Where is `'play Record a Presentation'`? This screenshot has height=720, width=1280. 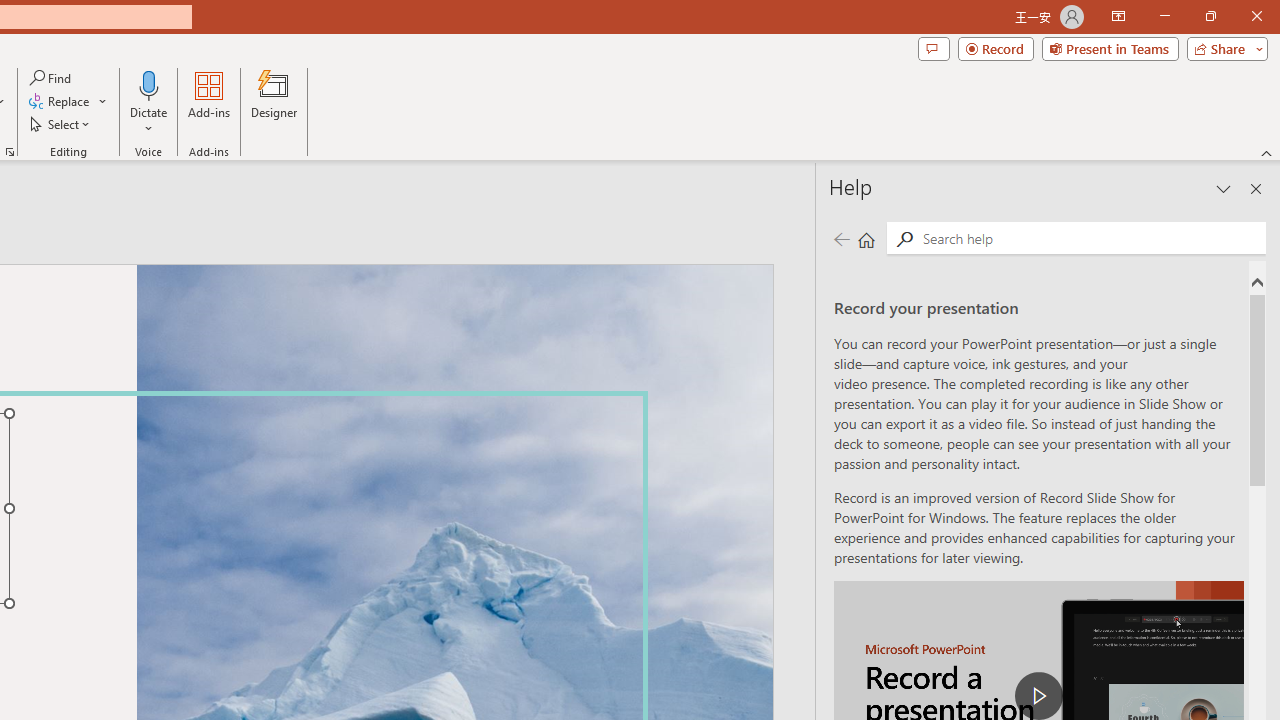 'play Record a Presentation' is located at coordinates (1038, 694).